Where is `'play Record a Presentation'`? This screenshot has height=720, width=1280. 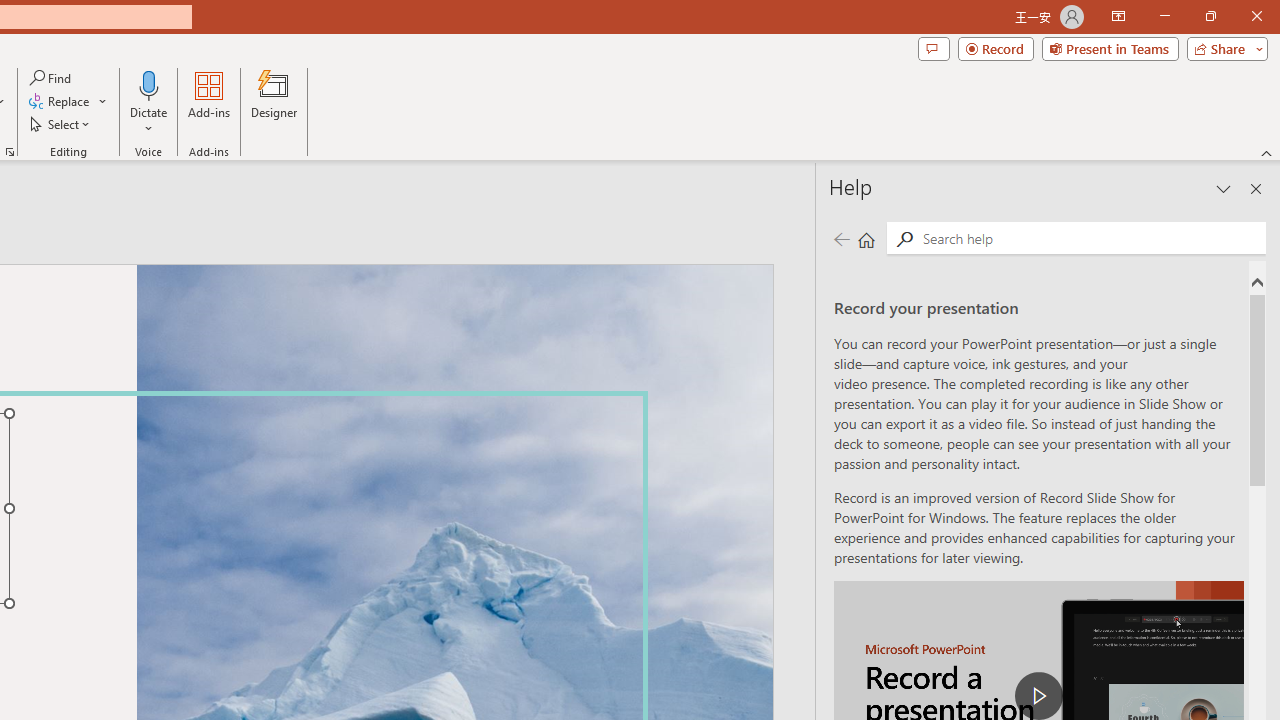 'play Record a Presentation' is located at coordinates (1038, 694).